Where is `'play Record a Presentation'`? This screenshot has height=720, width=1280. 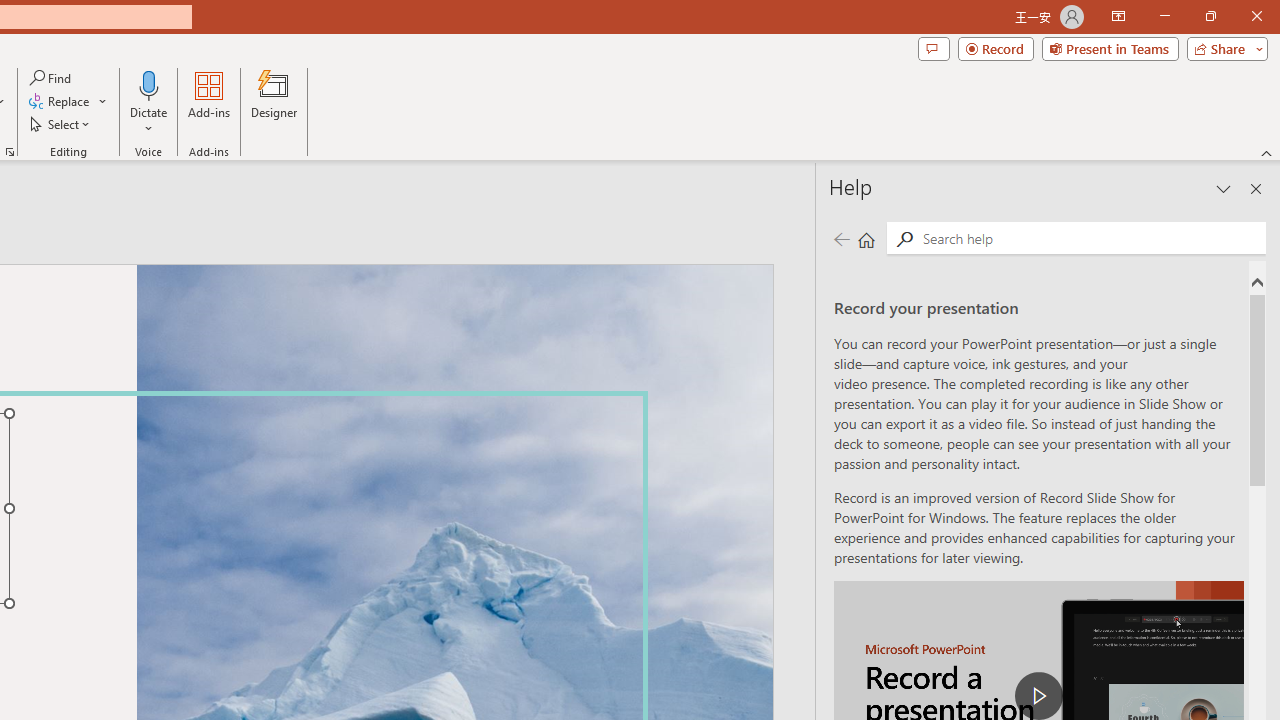 'play Record a Presentation' is located at coordinates (1038, 694).